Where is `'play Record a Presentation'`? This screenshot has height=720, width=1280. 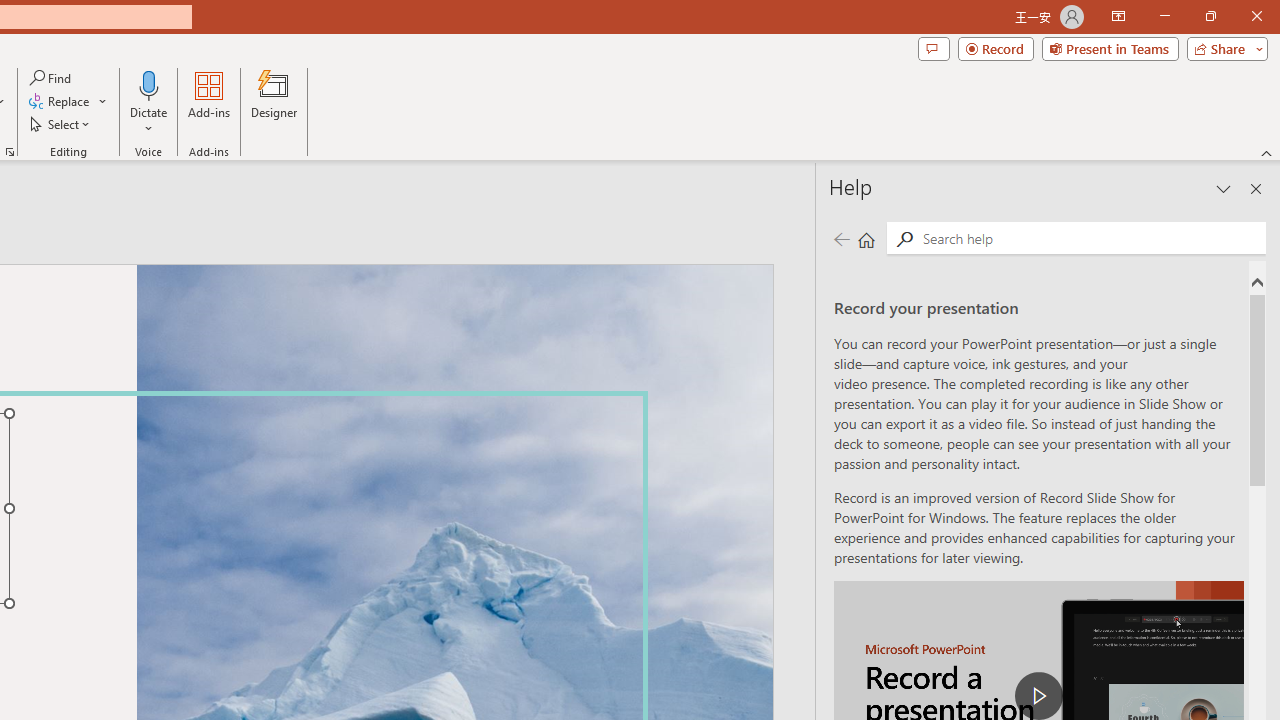 'play Record a Presentation' is located at coordinates (1038, 694).